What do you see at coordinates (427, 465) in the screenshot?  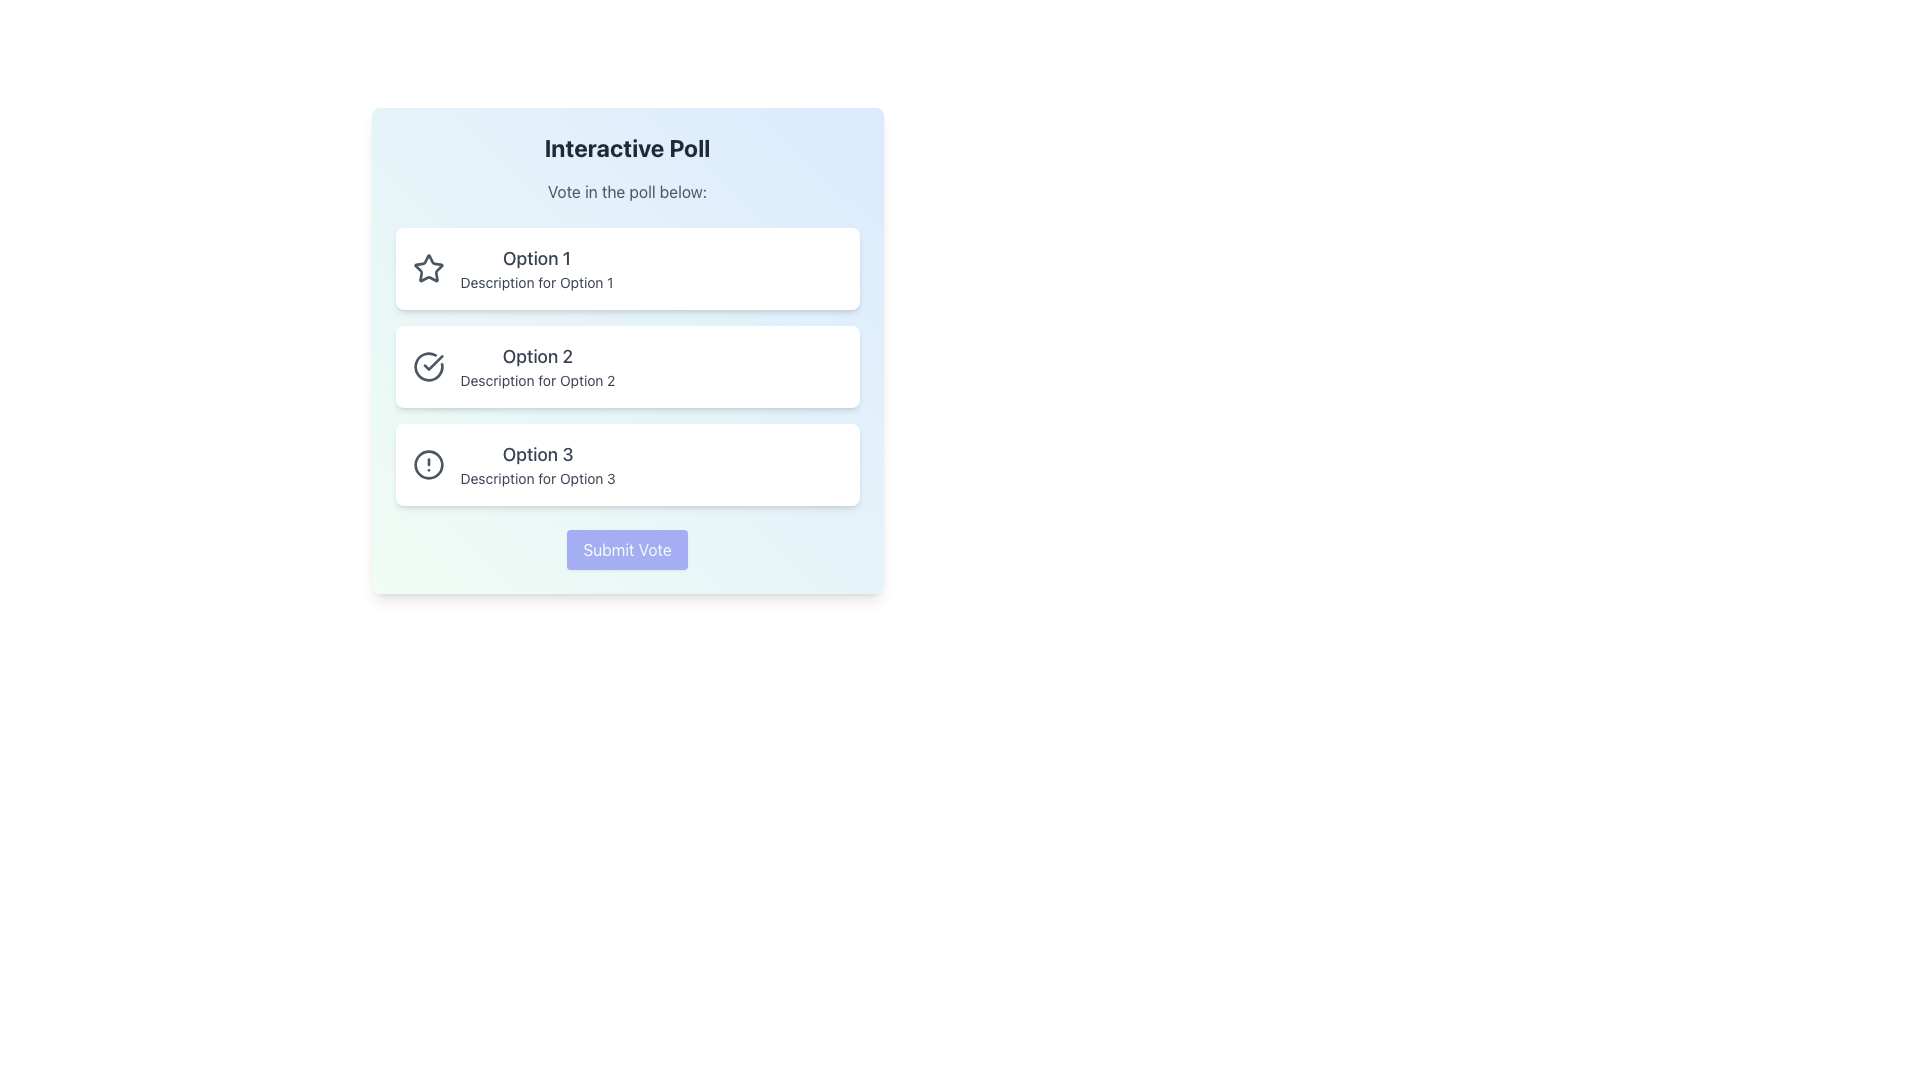 I see `the circular icon with a bold stroke and central exclamation mark located to the left of the descriptive text for 'Option 3' in the voting choices list` at bounding box center [427, 465].